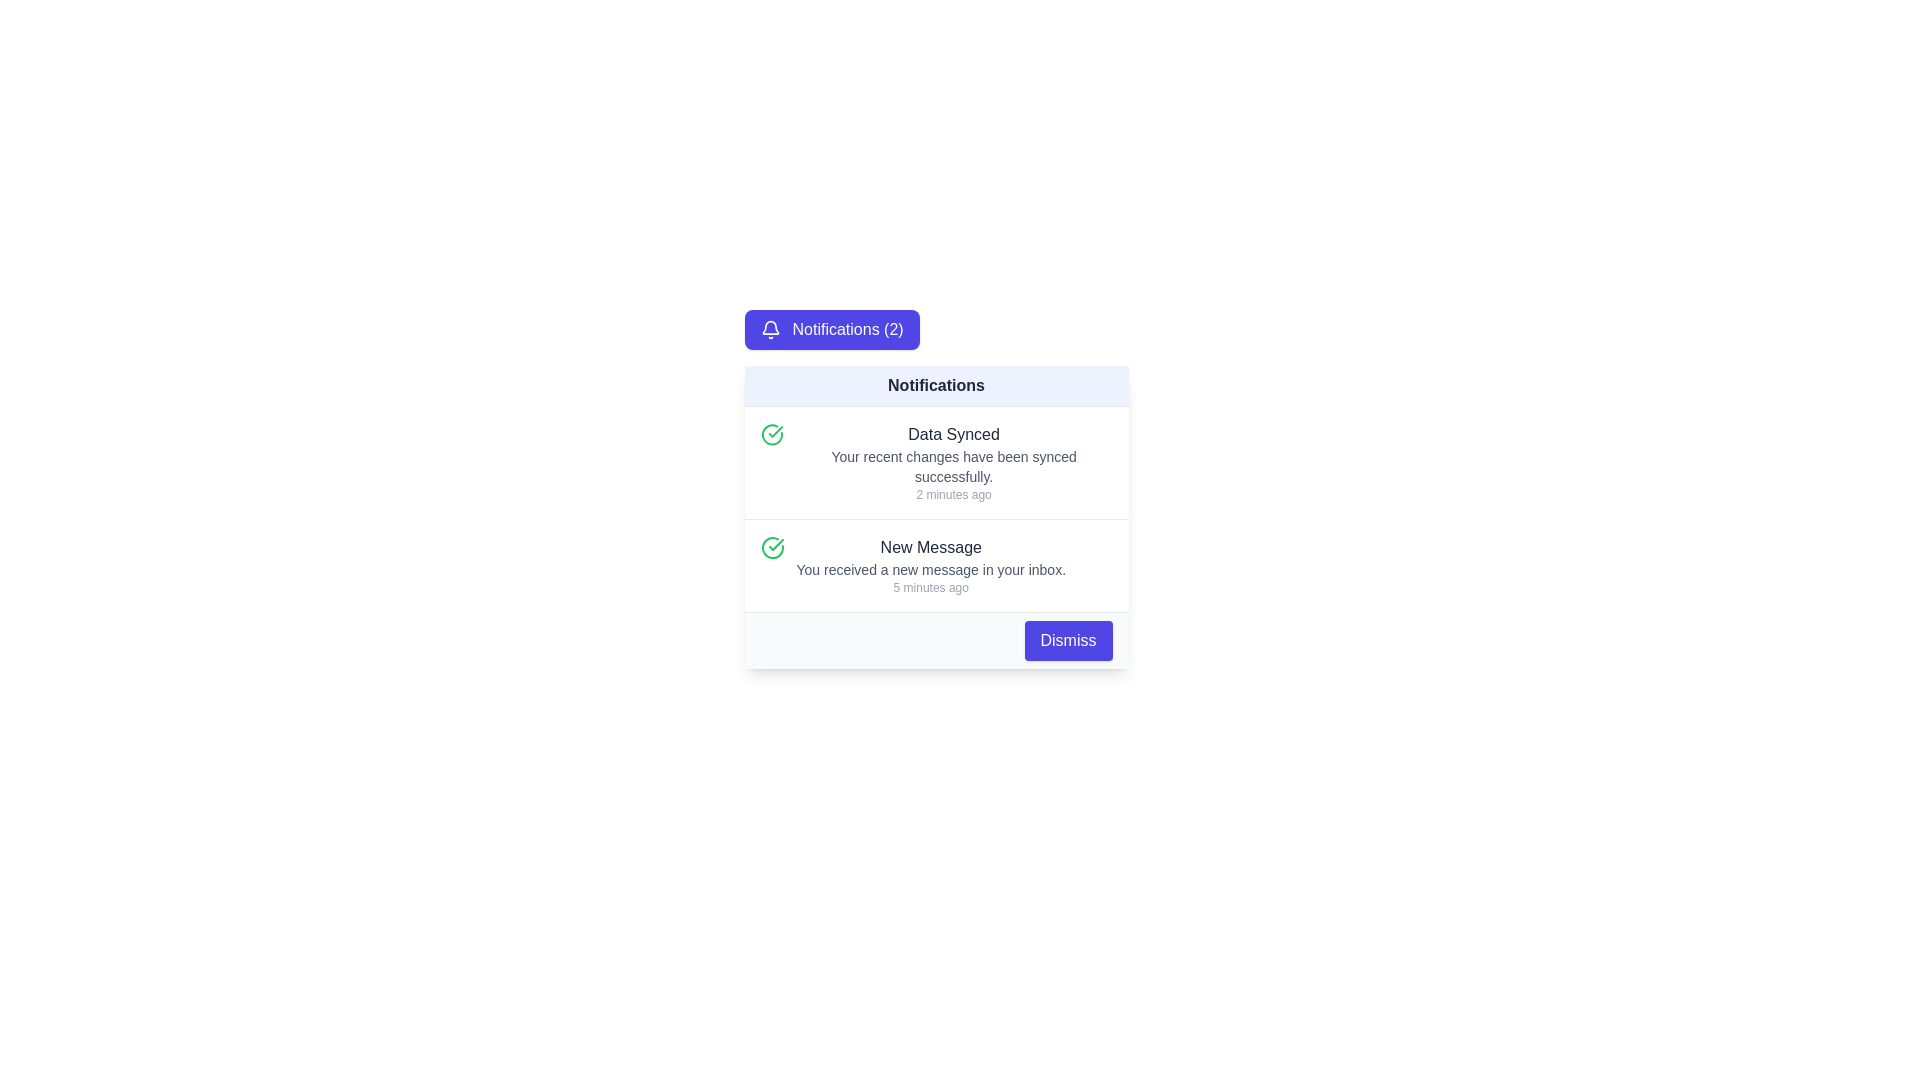  What do you see at coordinates (930, 547) in the screenshot?
I see `the static text label in the second notification card of the notifications panel, which serves as the title for the notification` at bounding box center [930, 547].